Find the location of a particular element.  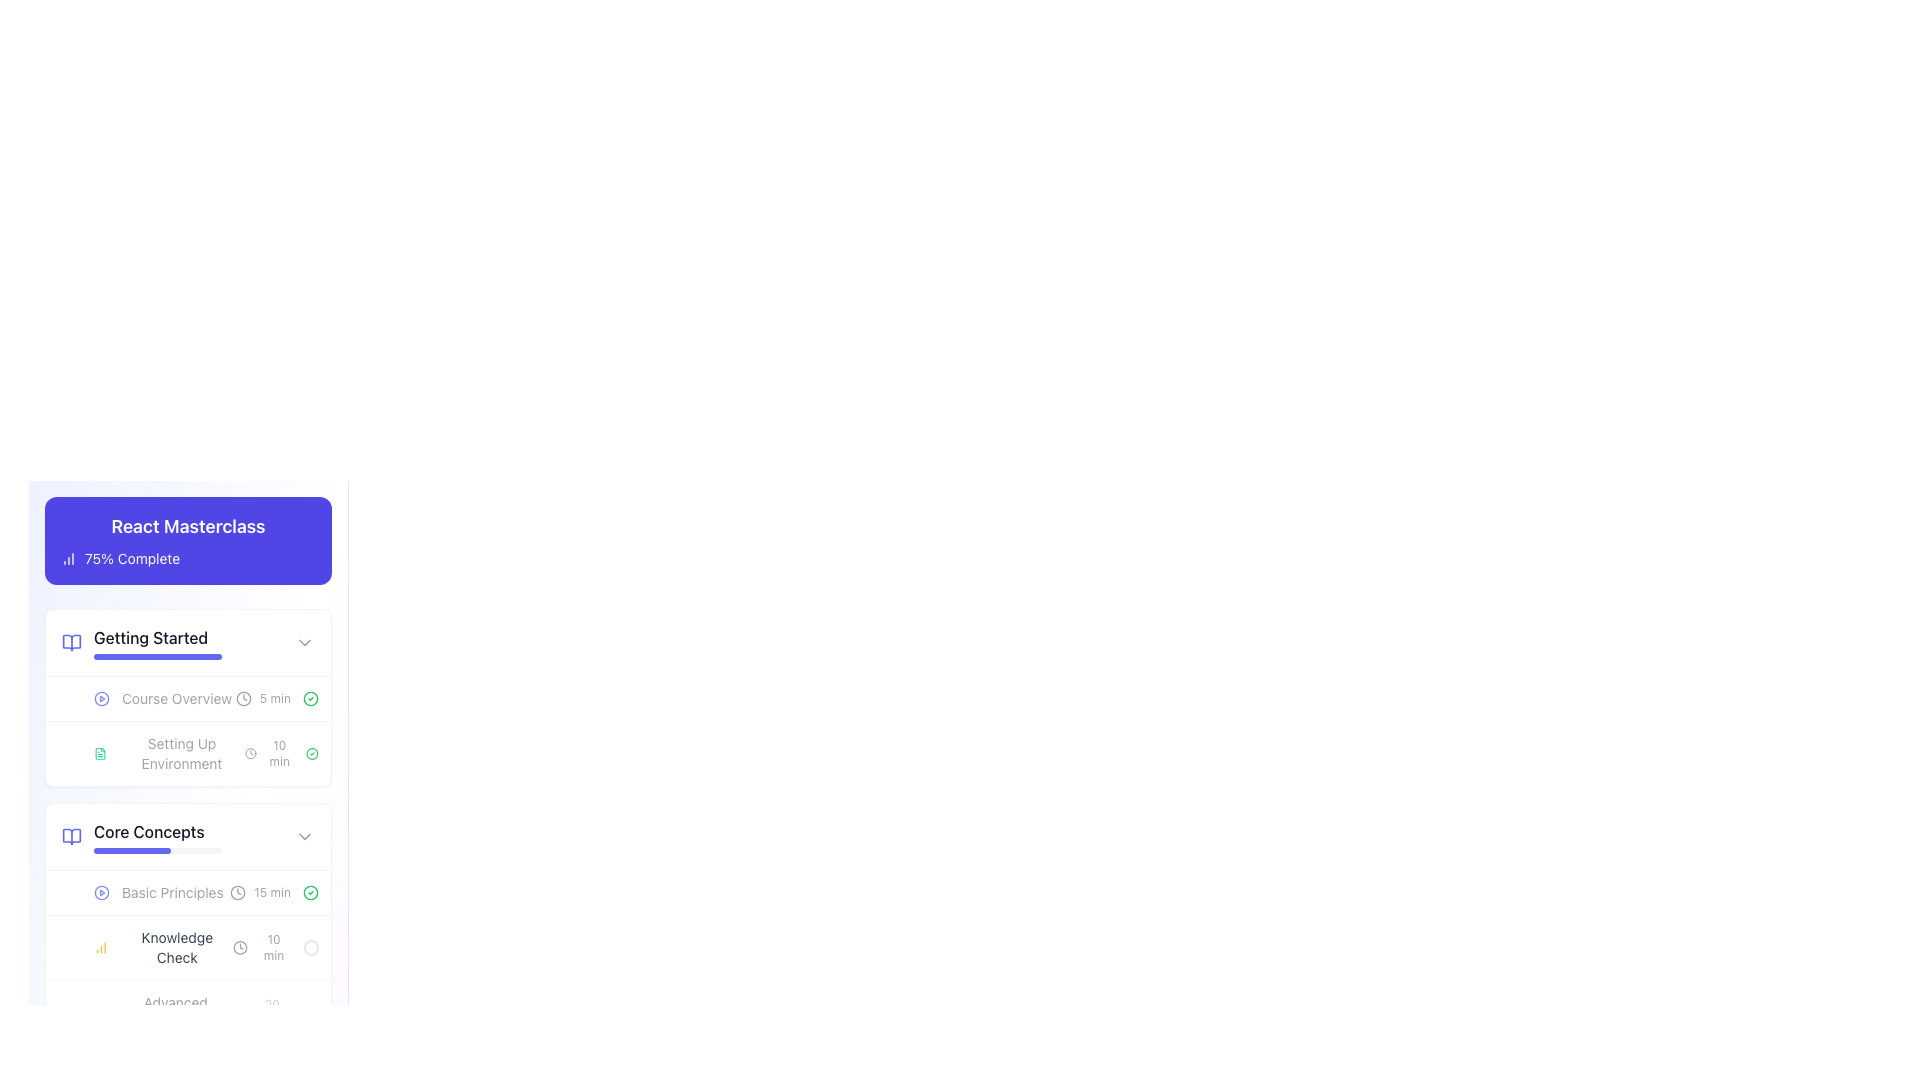

the third list item under the 'Core Concepts' section, which represents a specific topic or module within a course is located at coordinates (188, 1012).